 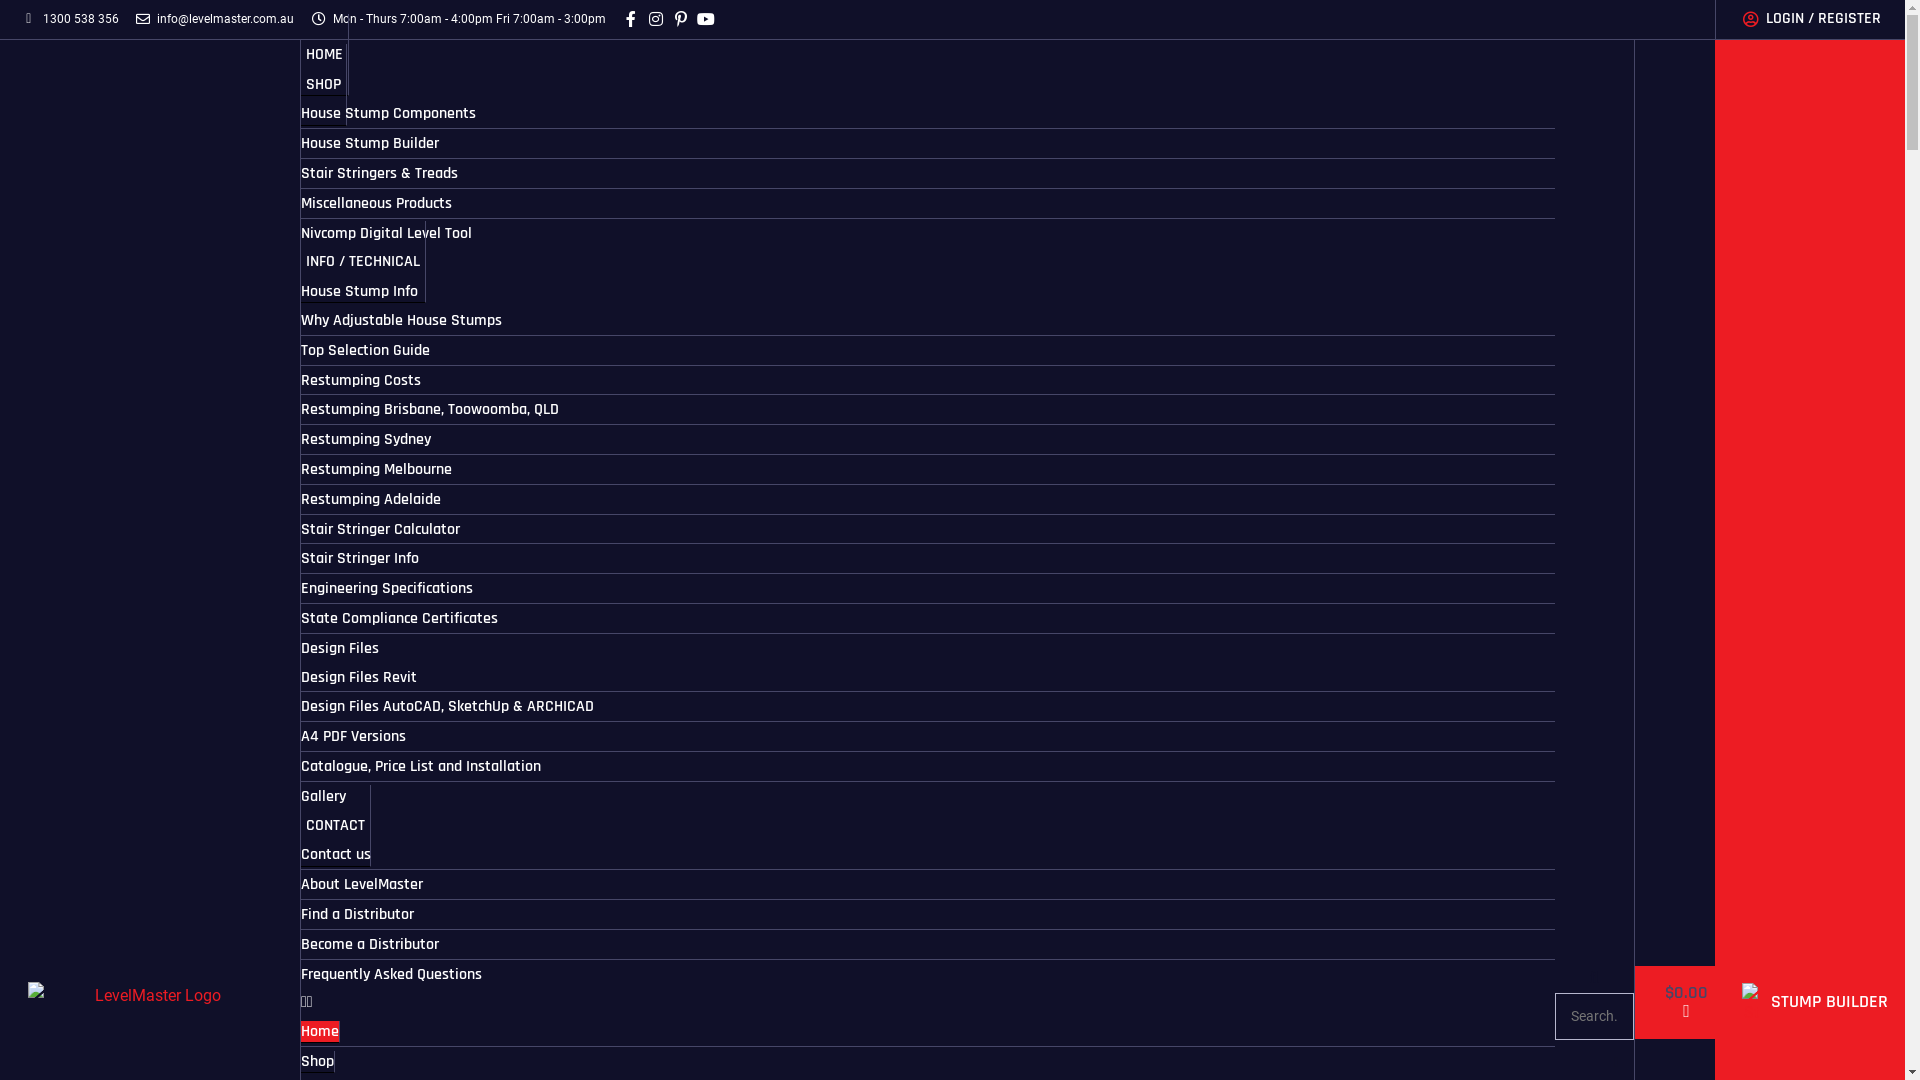 I want to click on 'info@levelmaster.com.au', so click(x=214, y=19).